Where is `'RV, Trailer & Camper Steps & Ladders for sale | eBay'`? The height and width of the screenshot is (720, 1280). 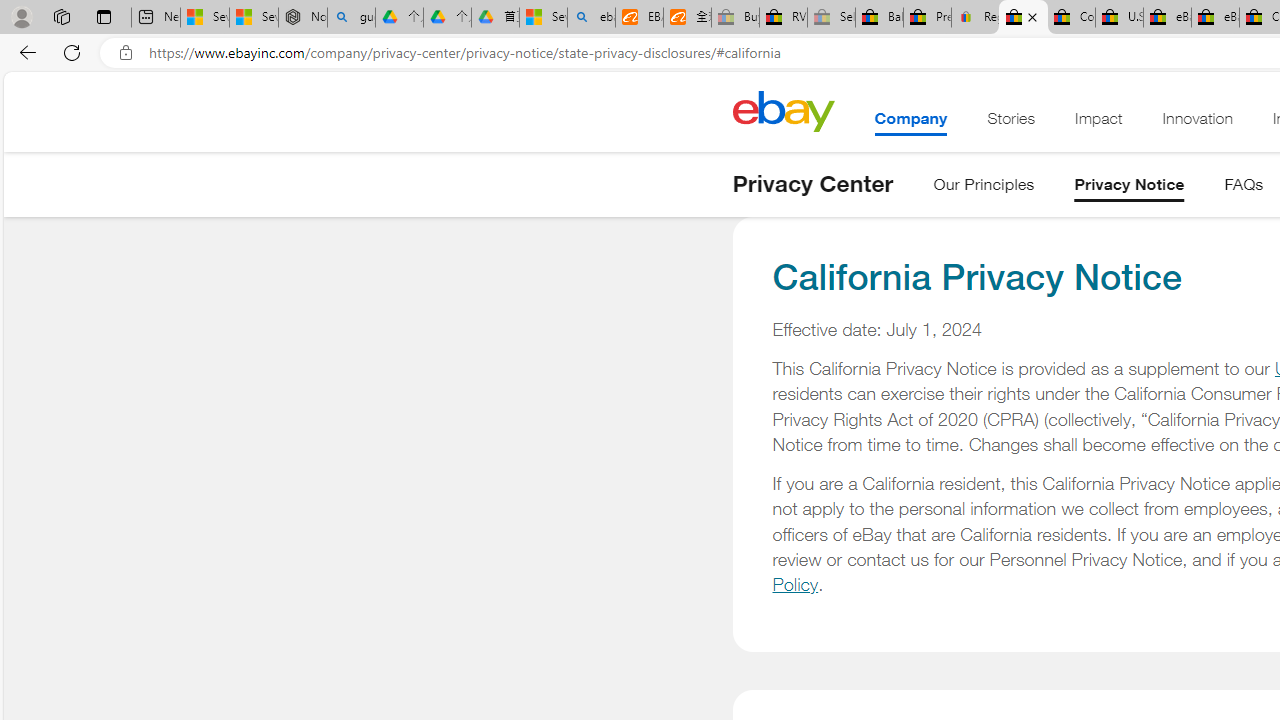 'RV, Trailer & Camper Steps & Ladders for sale | eBay' is located at coordinates (783, 17).